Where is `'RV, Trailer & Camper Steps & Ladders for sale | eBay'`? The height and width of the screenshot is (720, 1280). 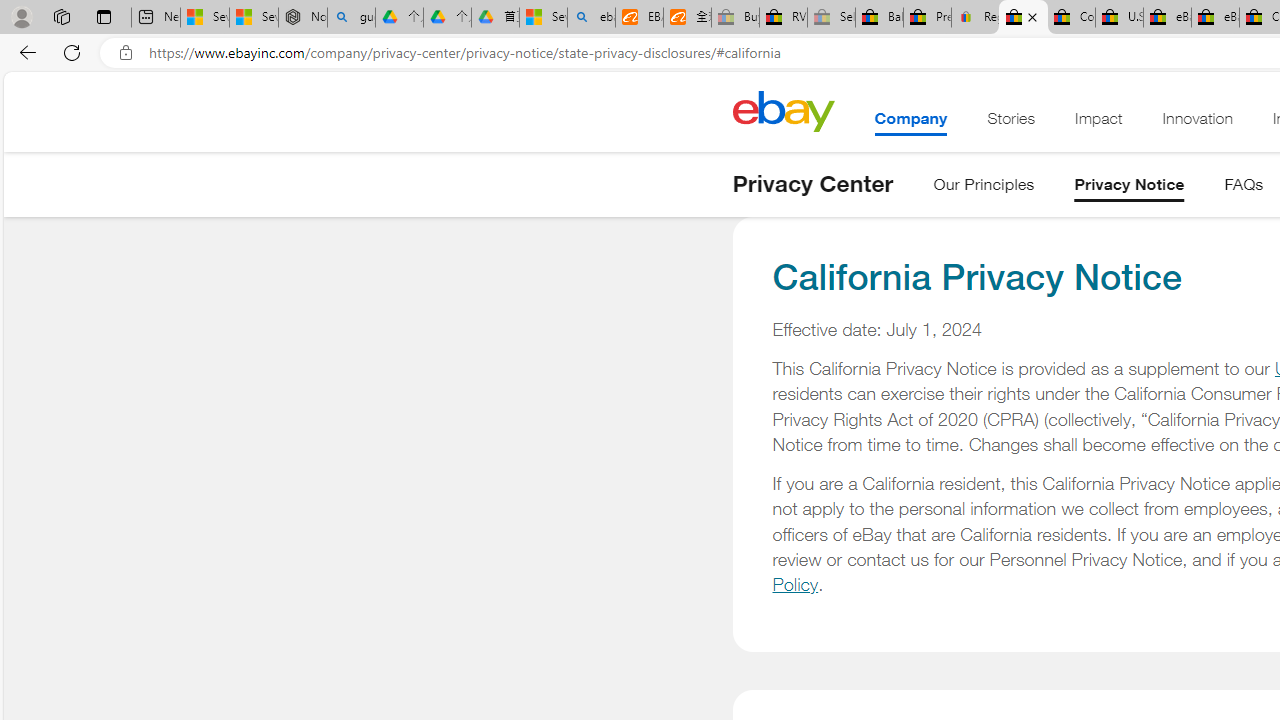 'RV, Trailer & Camper Steps & Ladders for sale | eBay' is located at coordinates (783, 17).